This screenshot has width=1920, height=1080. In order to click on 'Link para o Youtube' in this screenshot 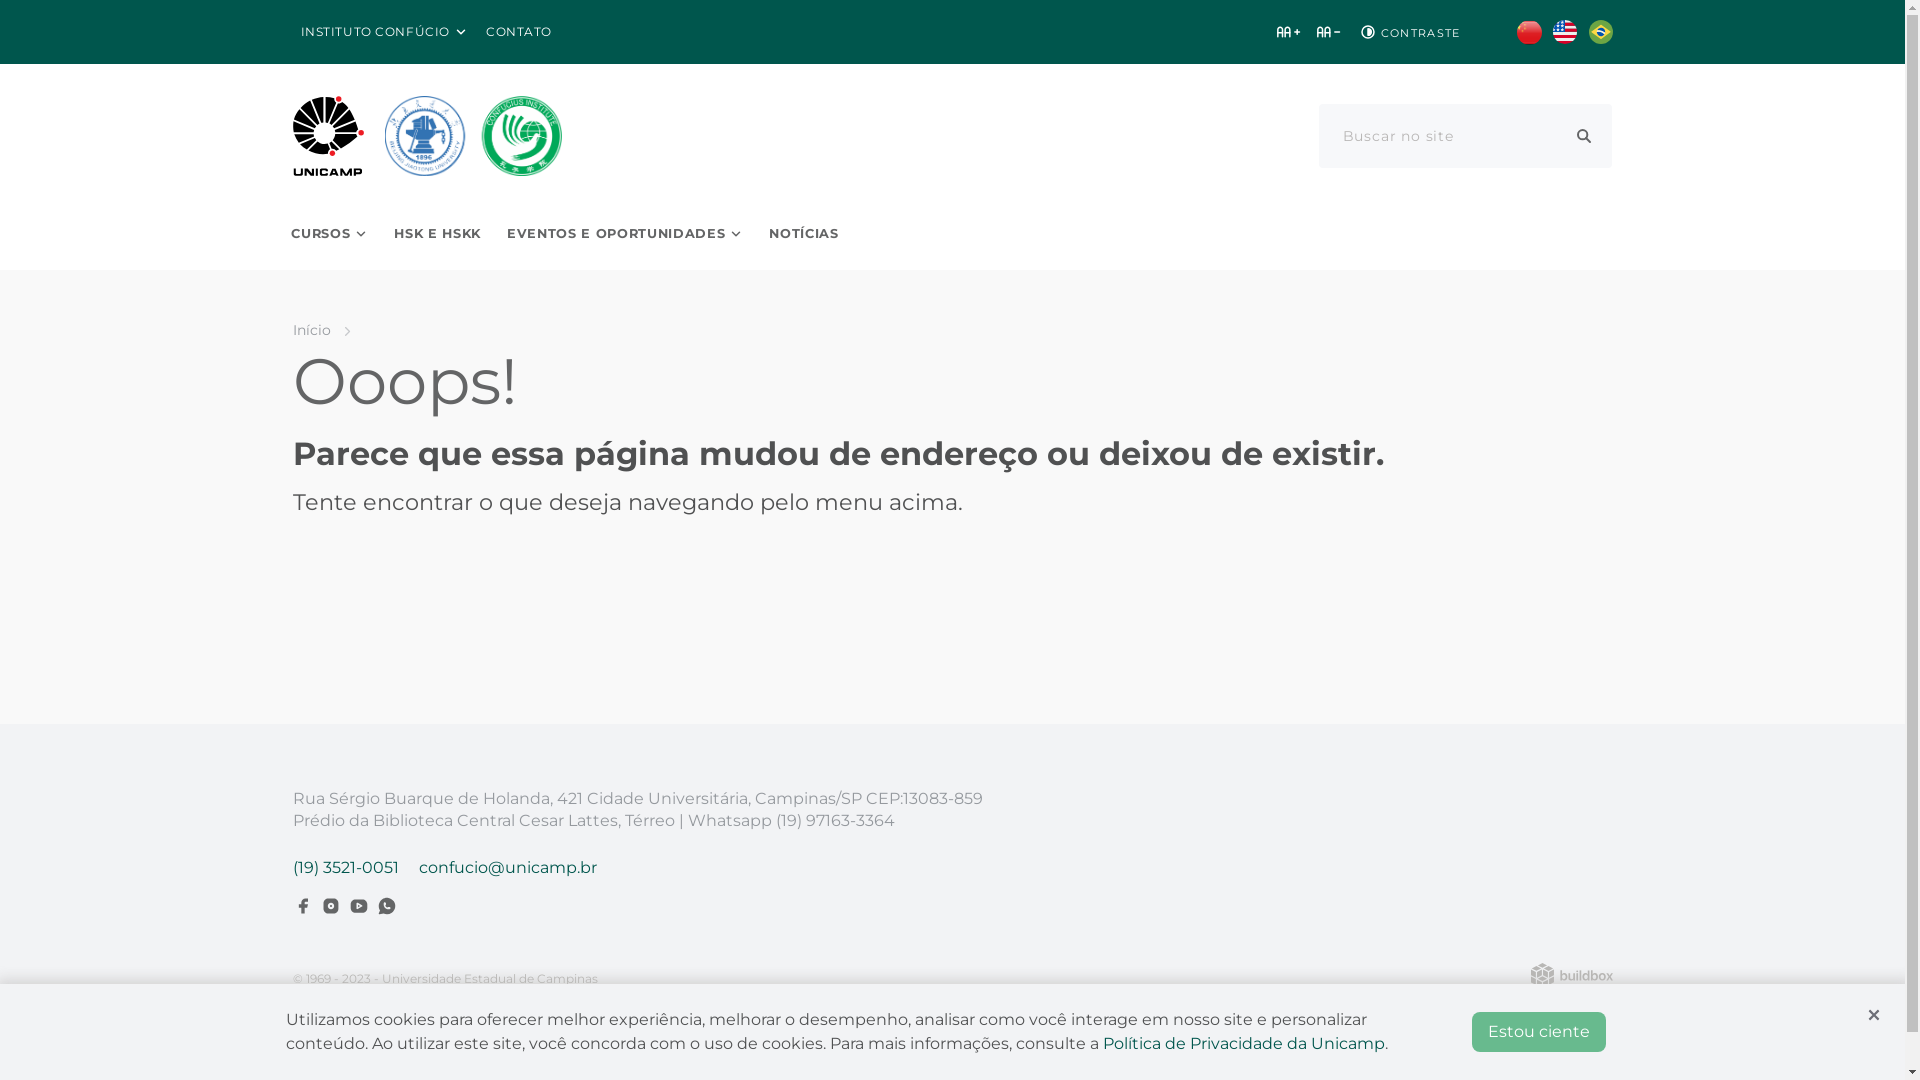, I will do `click(358, 906)`.